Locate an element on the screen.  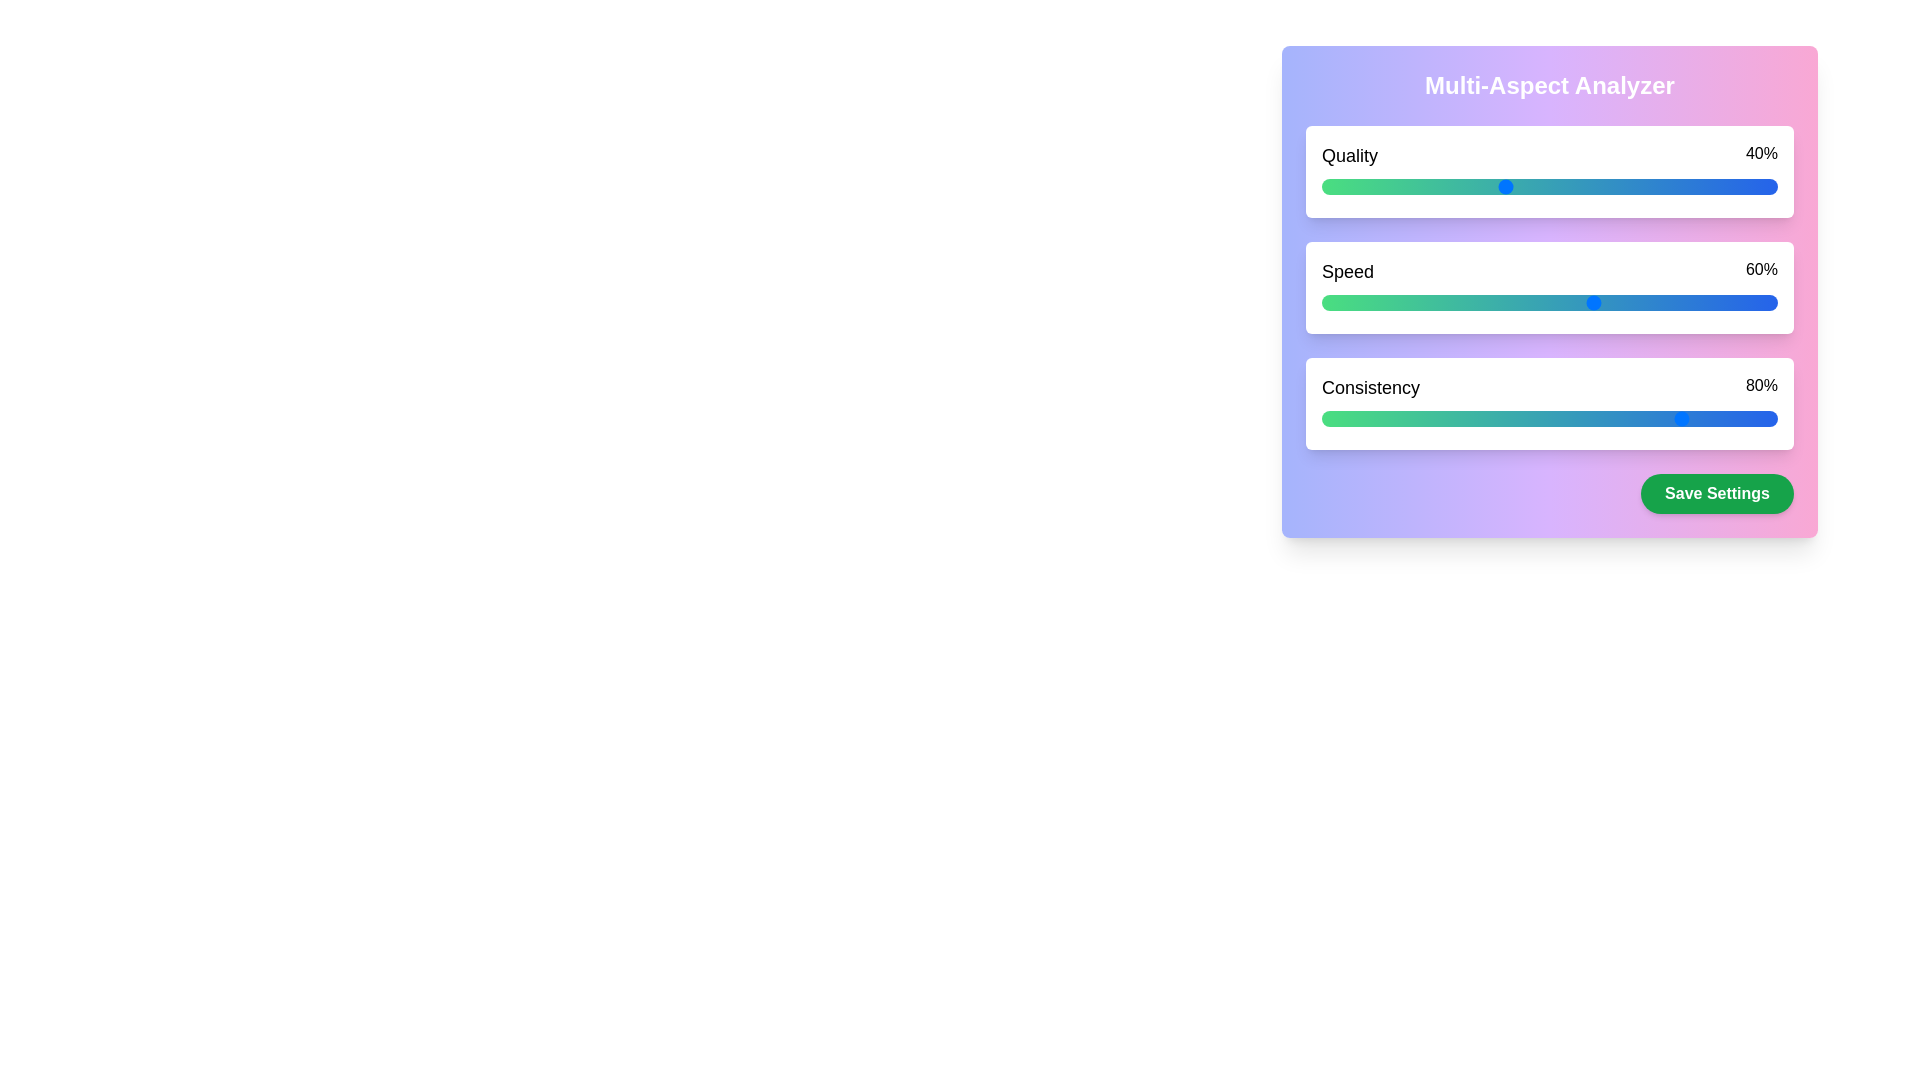
the Static Display Information element that shows the current speed percentage, located centrally above the progress bar and below the Quality element is located at coordinates (1549, 272).